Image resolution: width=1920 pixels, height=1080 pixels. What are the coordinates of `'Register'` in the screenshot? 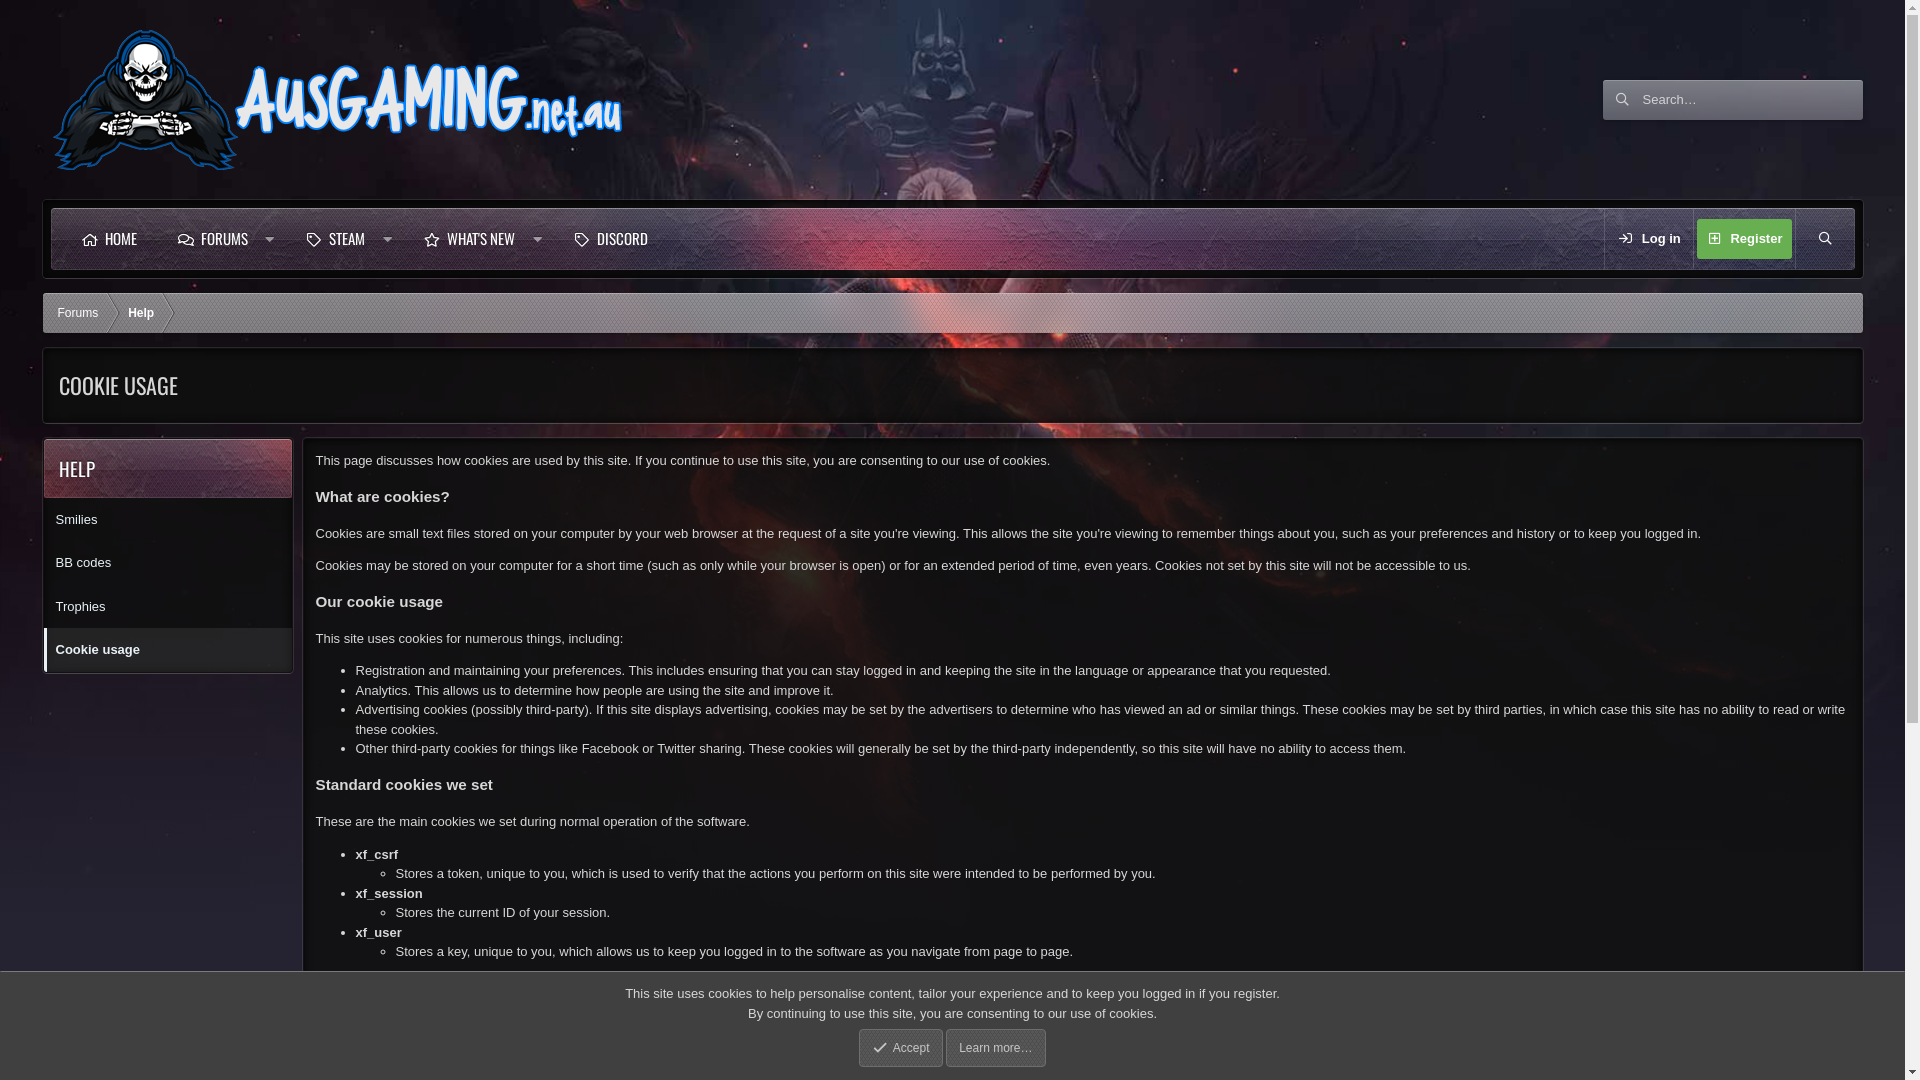 It's located at (1742, 238).